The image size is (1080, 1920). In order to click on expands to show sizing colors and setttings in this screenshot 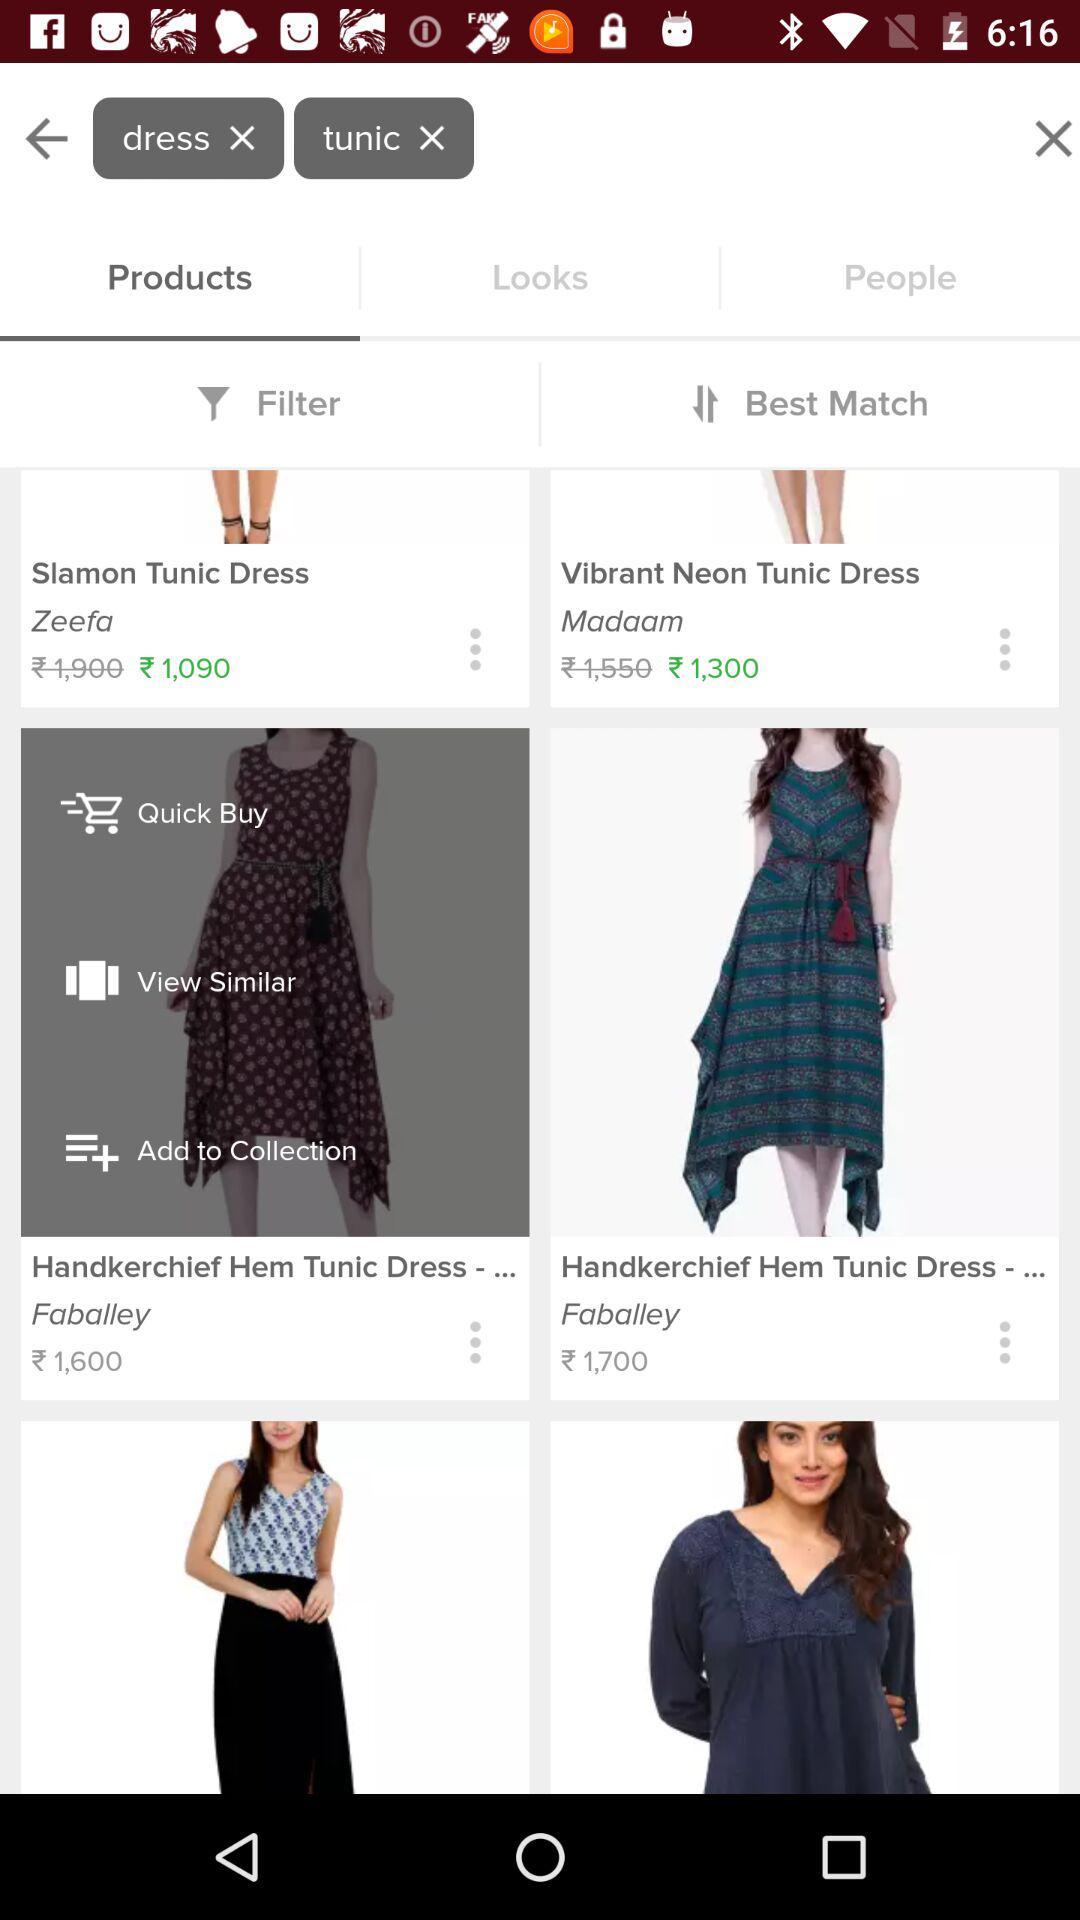, I will do `click(475, 649)`.